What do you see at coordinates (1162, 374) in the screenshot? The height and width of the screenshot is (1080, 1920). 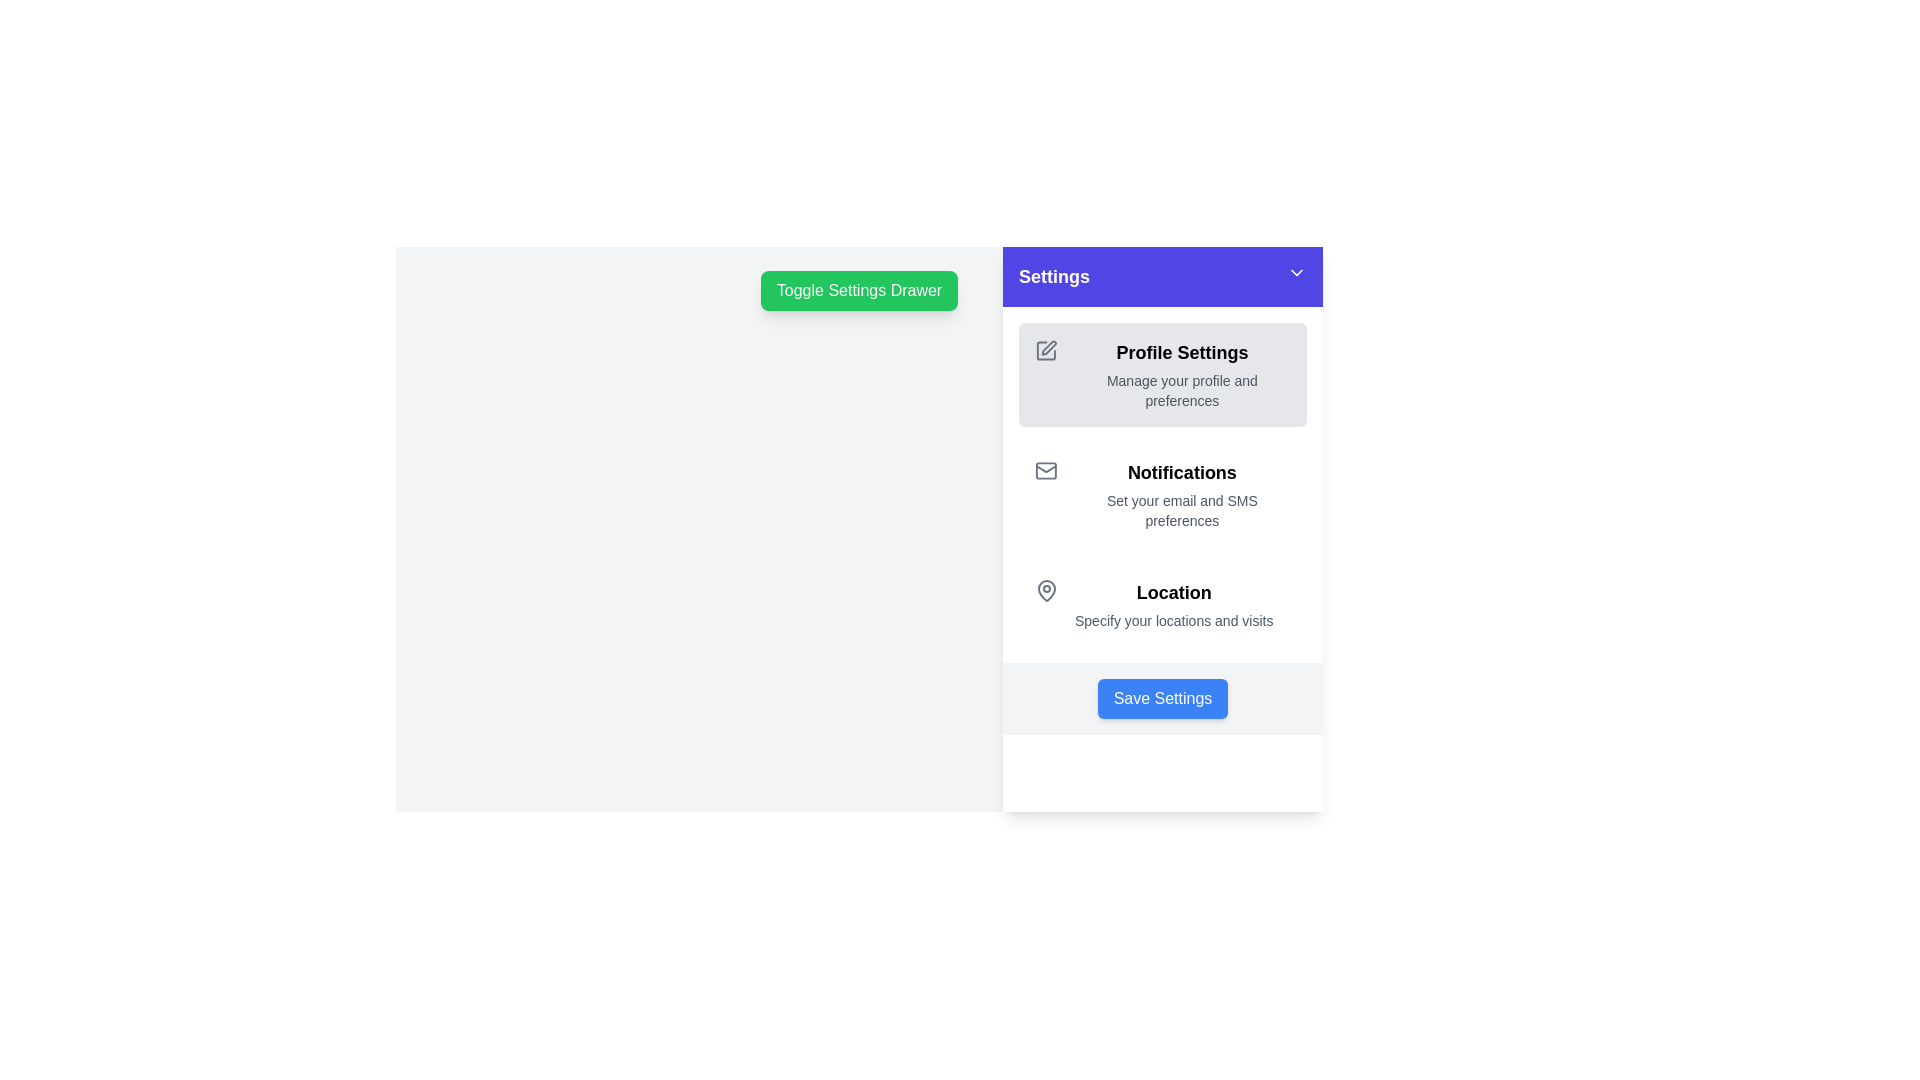 I see `the 'Profile Settings' button in the sidebar menu` at bounding box center [1162, 374].